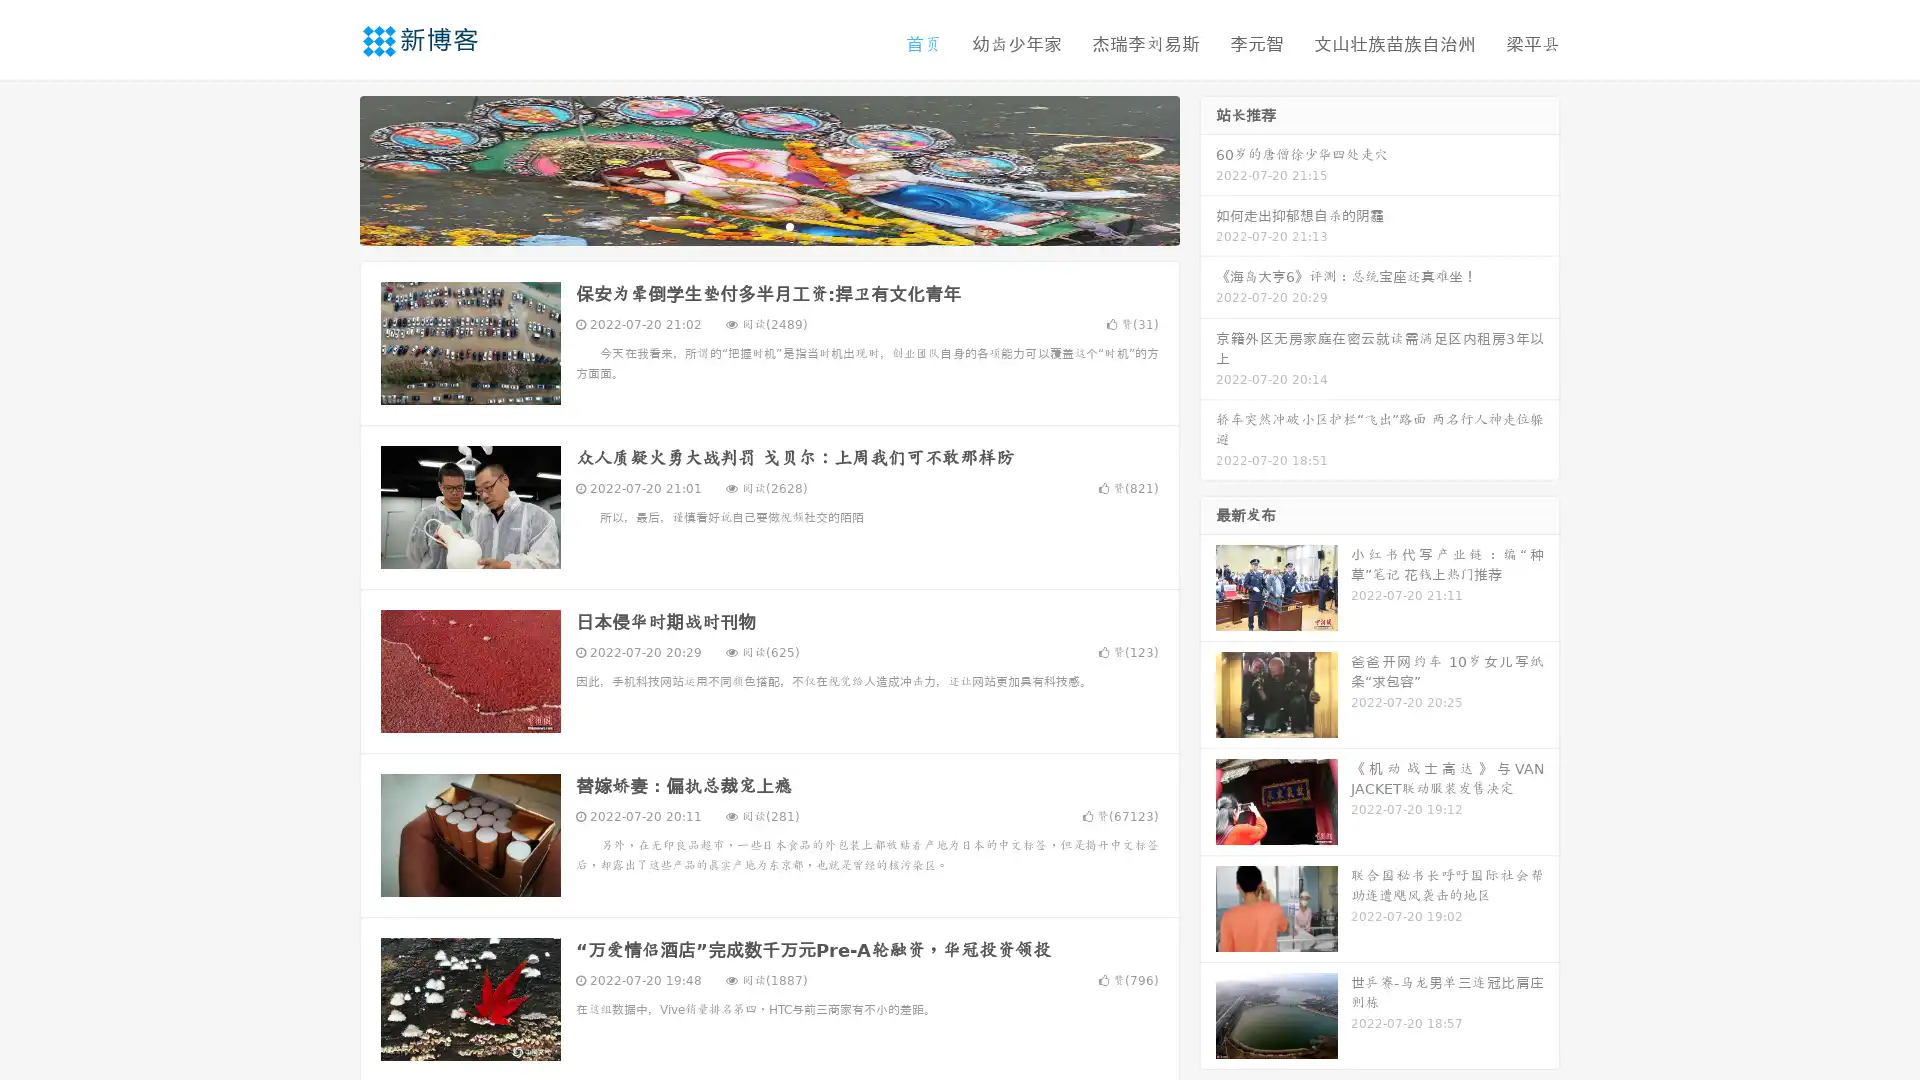 The image size is (1920, 1080). I want to click on Next slide, so click(1208, 168).